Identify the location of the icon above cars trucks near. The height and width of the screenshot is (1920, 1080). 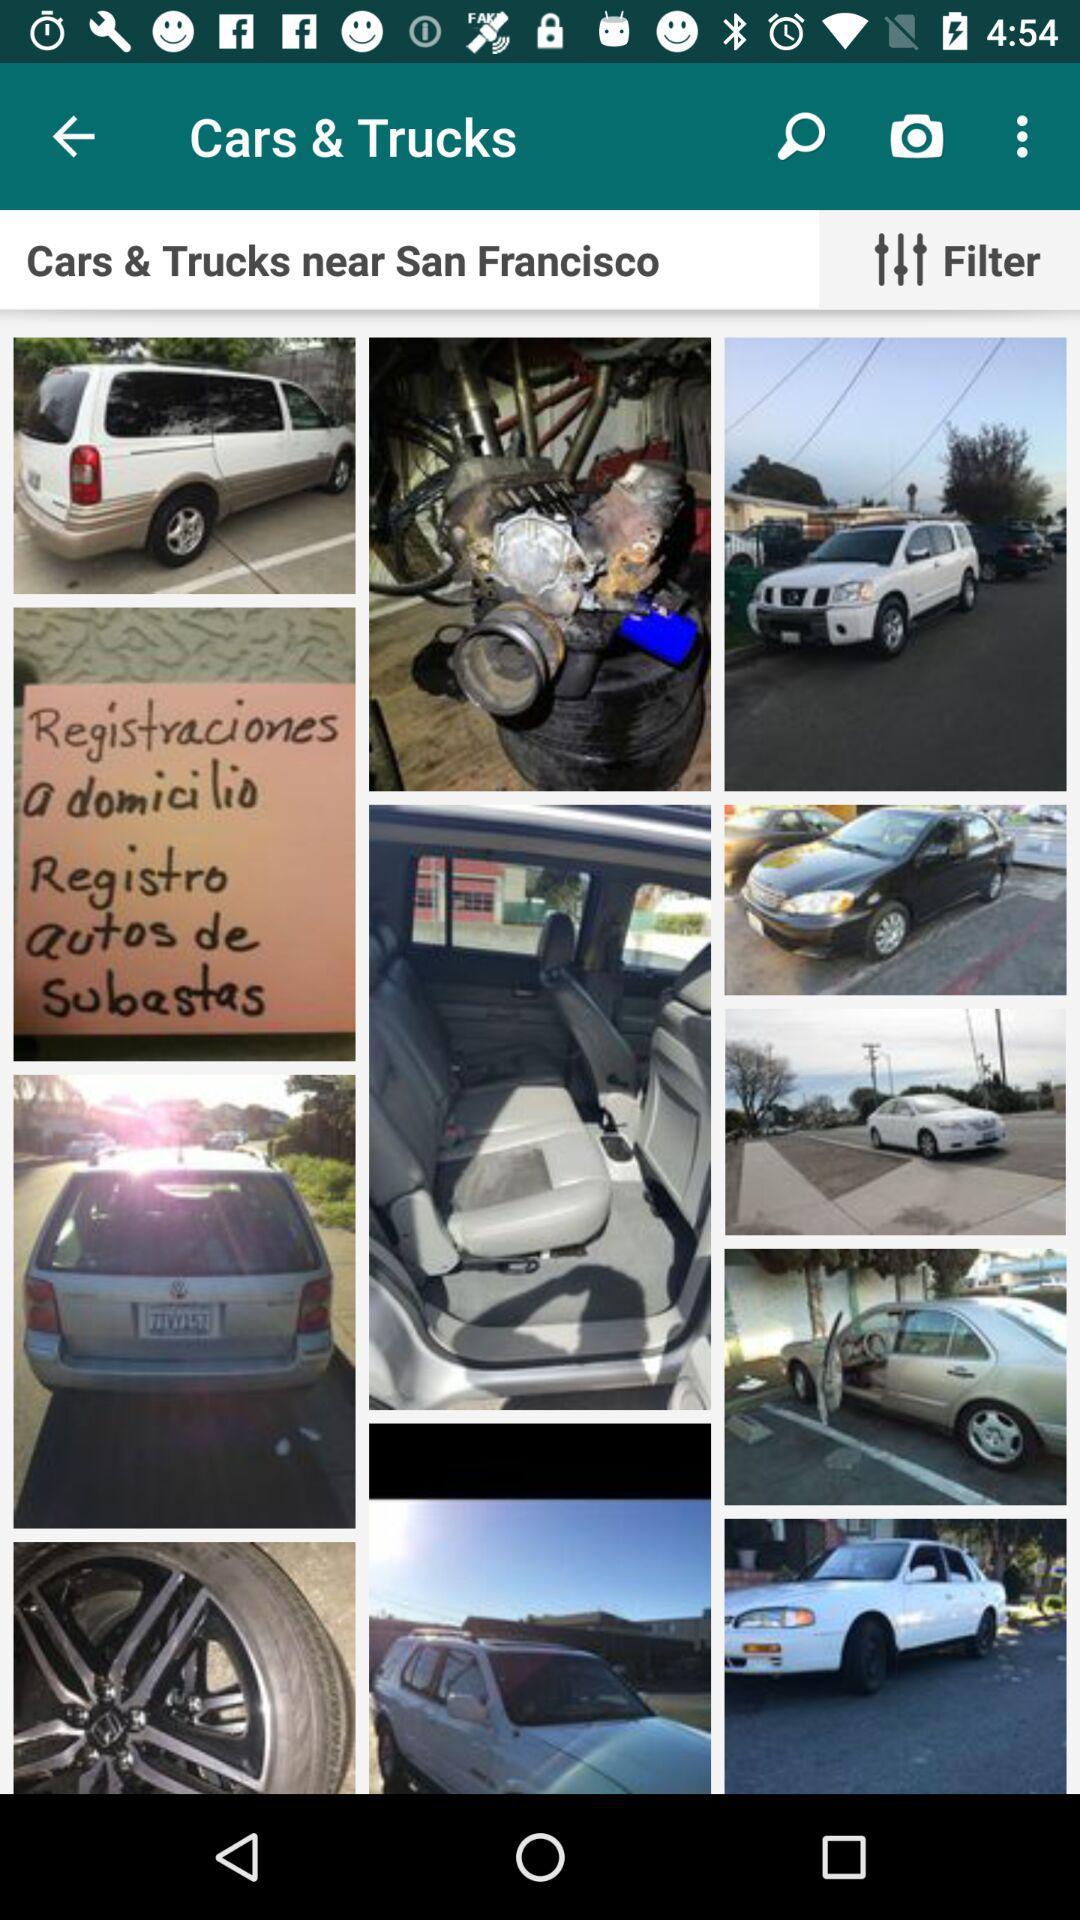
(1027, 135).